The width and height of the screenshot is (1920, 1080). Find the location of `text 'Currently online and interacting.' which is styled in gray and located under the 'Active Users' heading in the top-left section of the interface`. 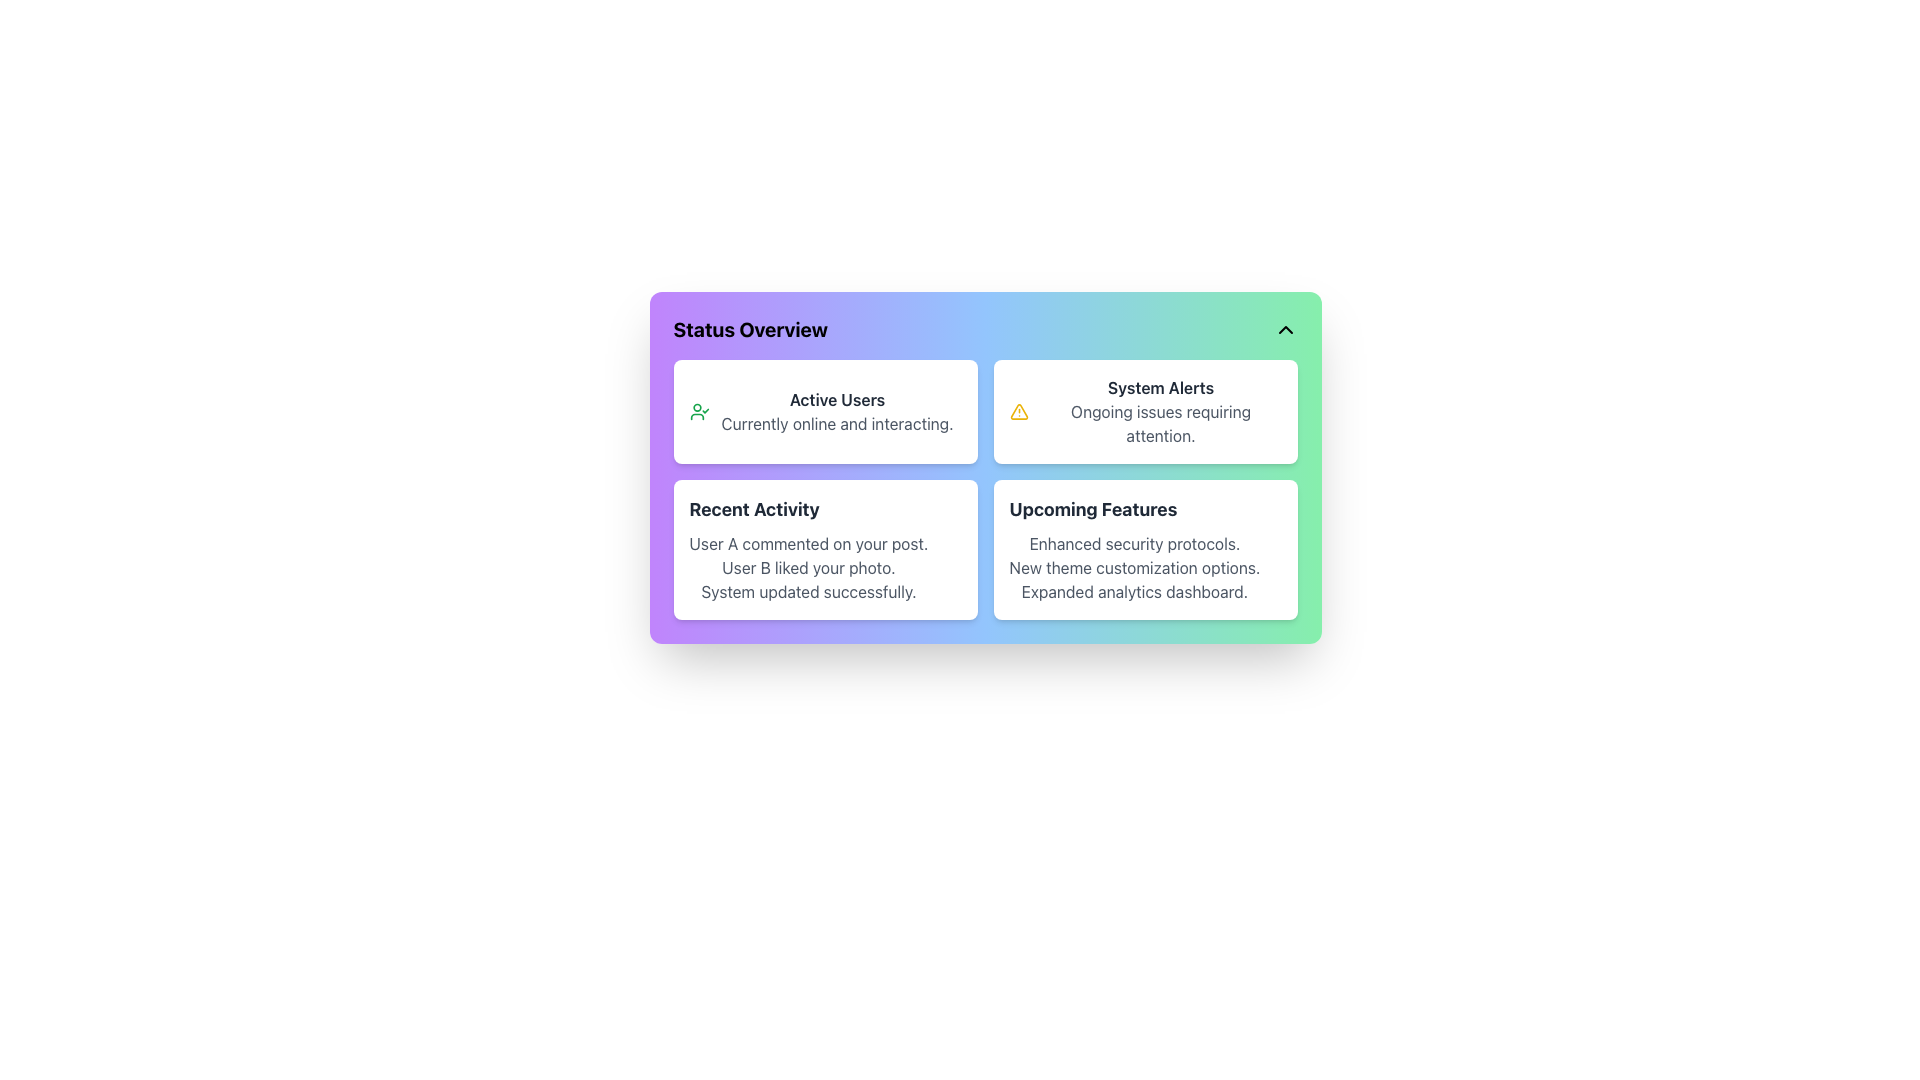

text 'Currently online and interacting.' which is styled in gray and located under the 'Active Users' heading in the top-left section of the interface is located at coordinates (837, 423).